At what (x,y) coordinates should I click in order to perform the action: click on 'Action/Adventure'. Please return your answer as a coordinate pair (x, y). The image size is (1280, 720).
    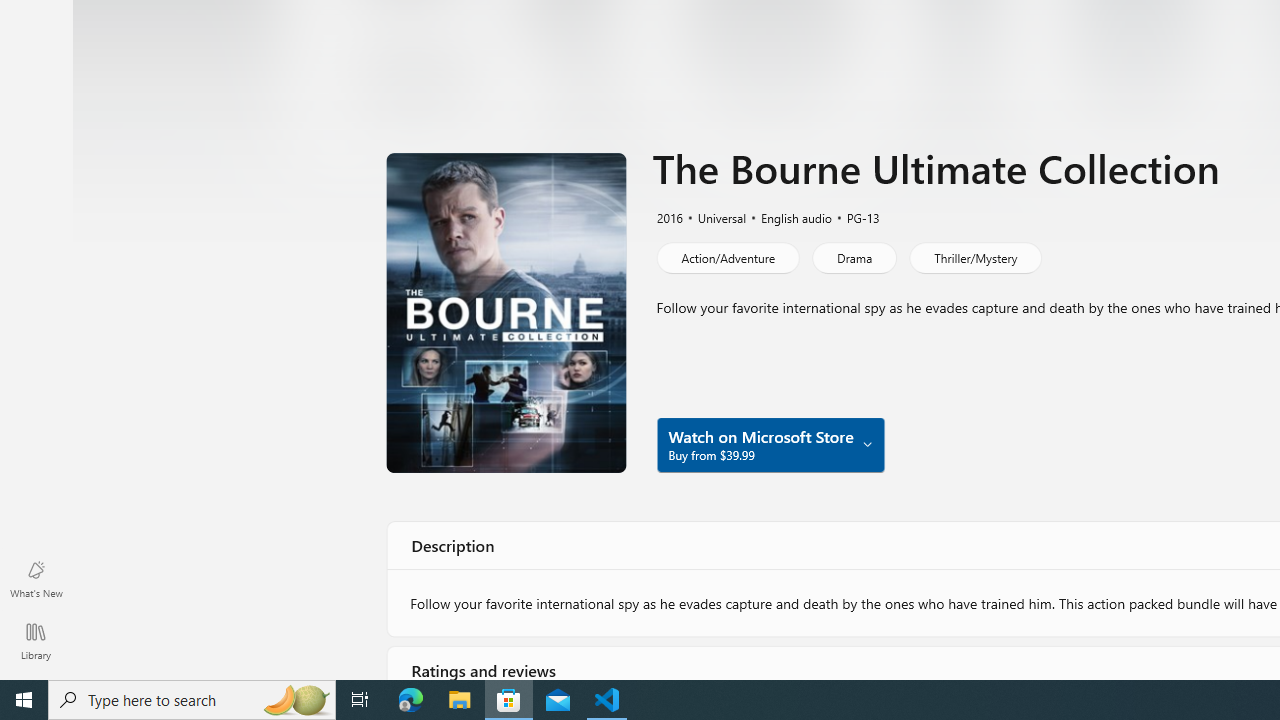
    Looking at the image, I should click on (726, 257).